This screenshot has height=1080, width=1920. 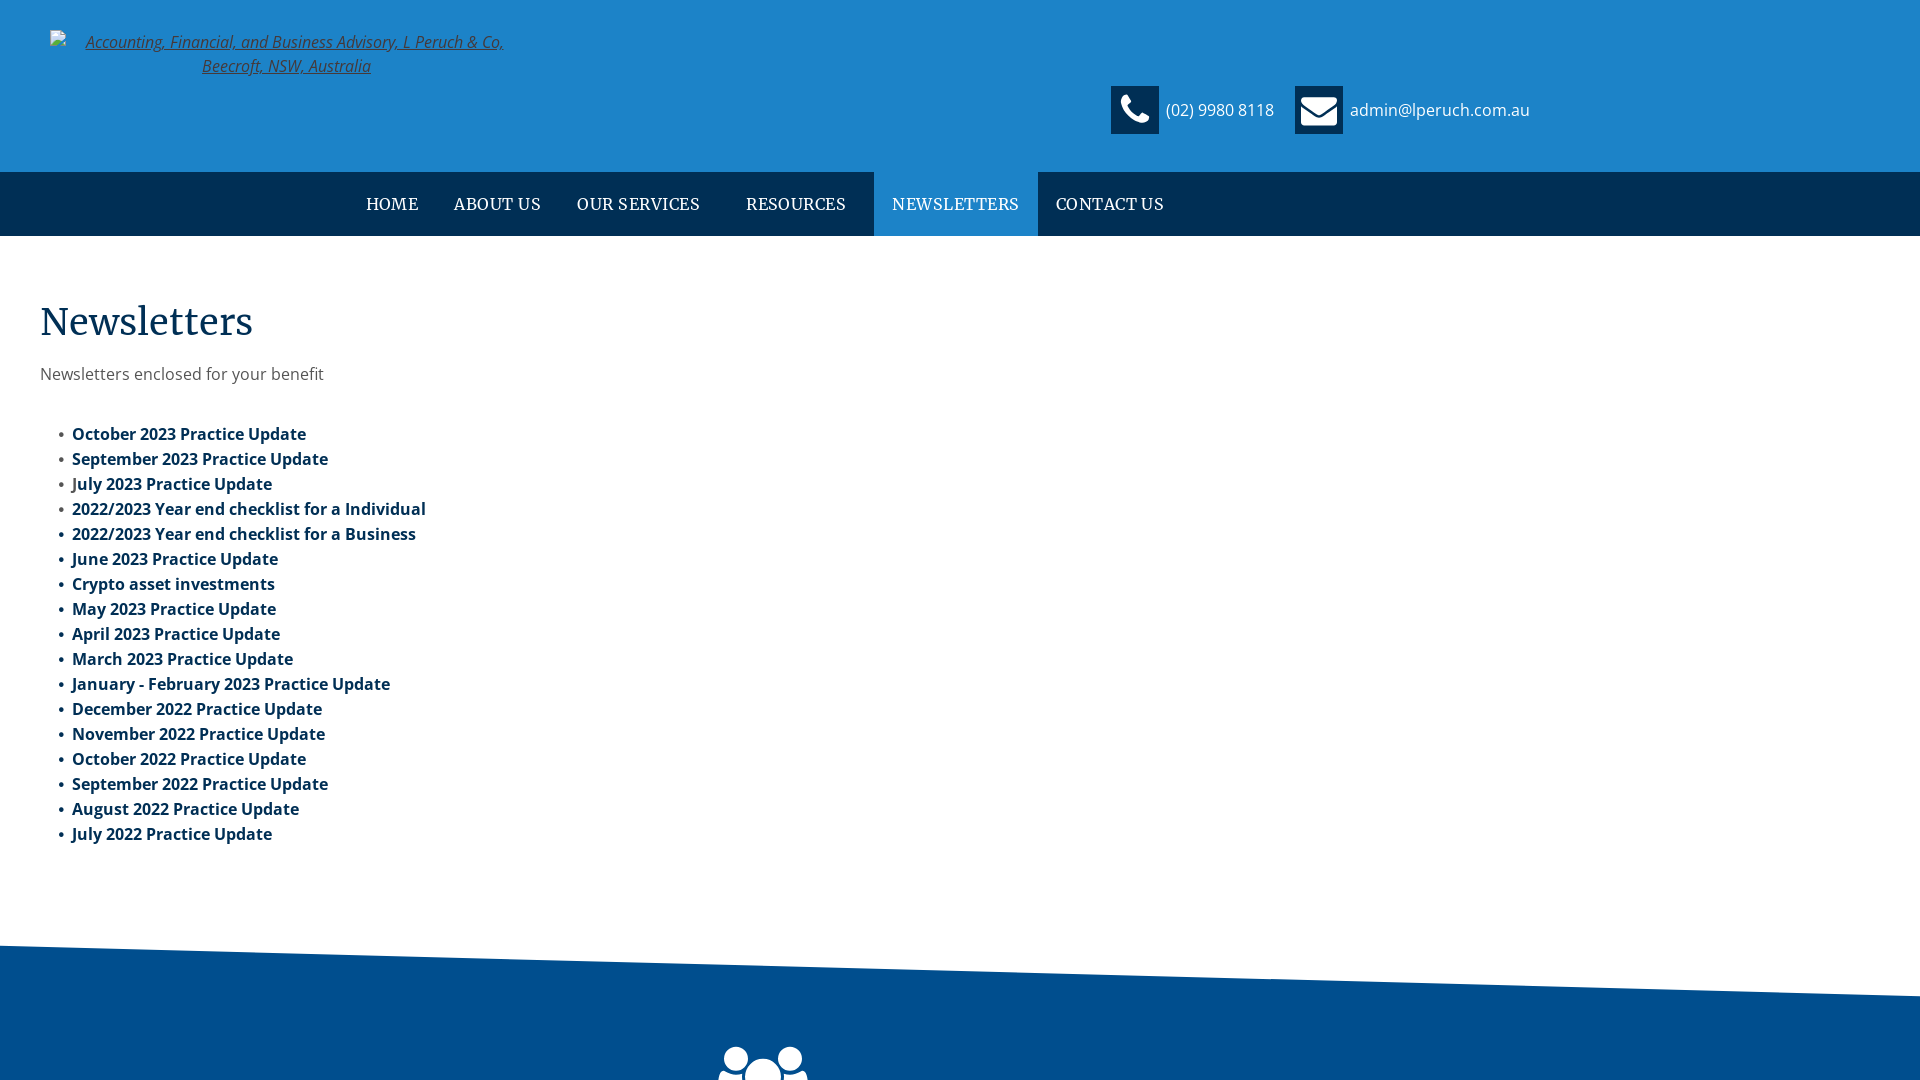 What do you see at coordinates (174, 483) in the screenshot?
I see `'uly 2023 Practice Update'` at bounding box center [174, 483].